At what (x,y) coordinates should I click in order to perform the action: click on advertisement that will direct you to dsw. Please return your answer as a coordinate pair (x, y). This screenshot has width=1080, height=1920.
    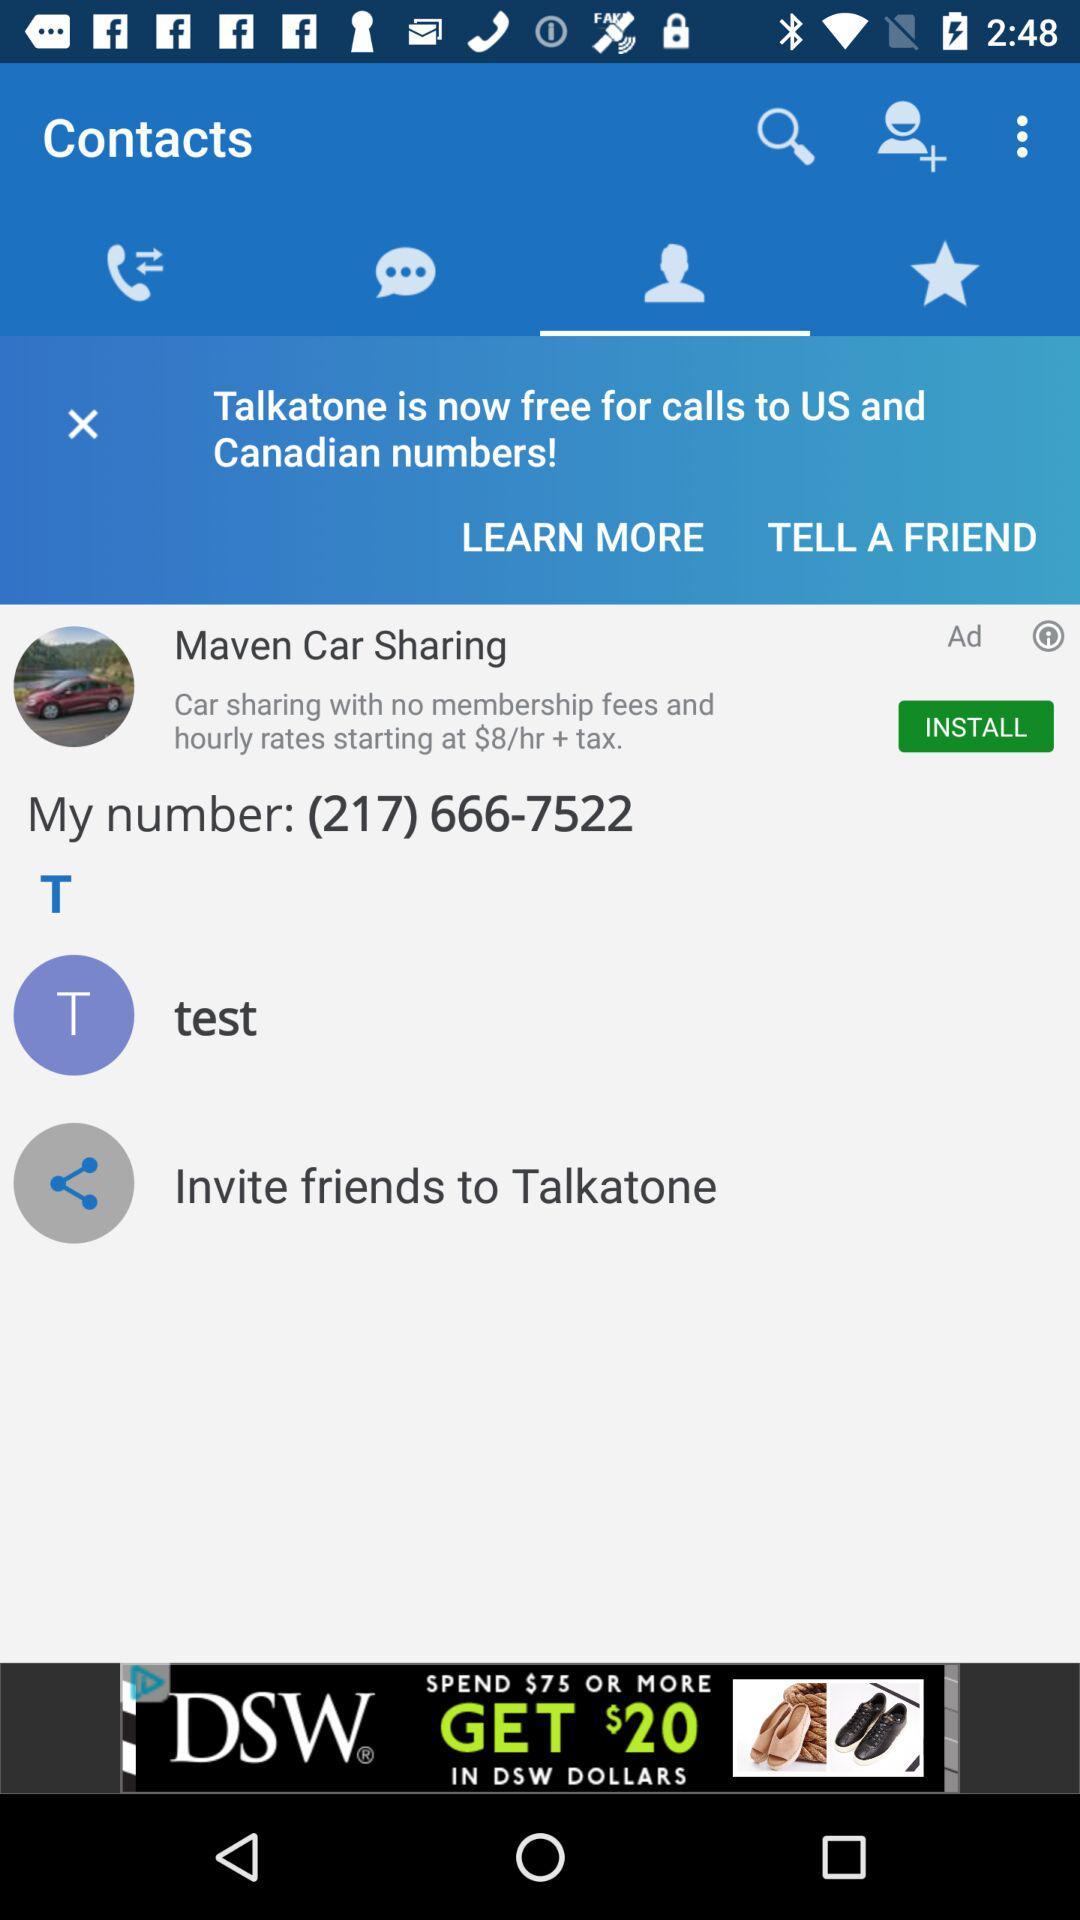
    Looking at the image, I should click on (540, 1727).